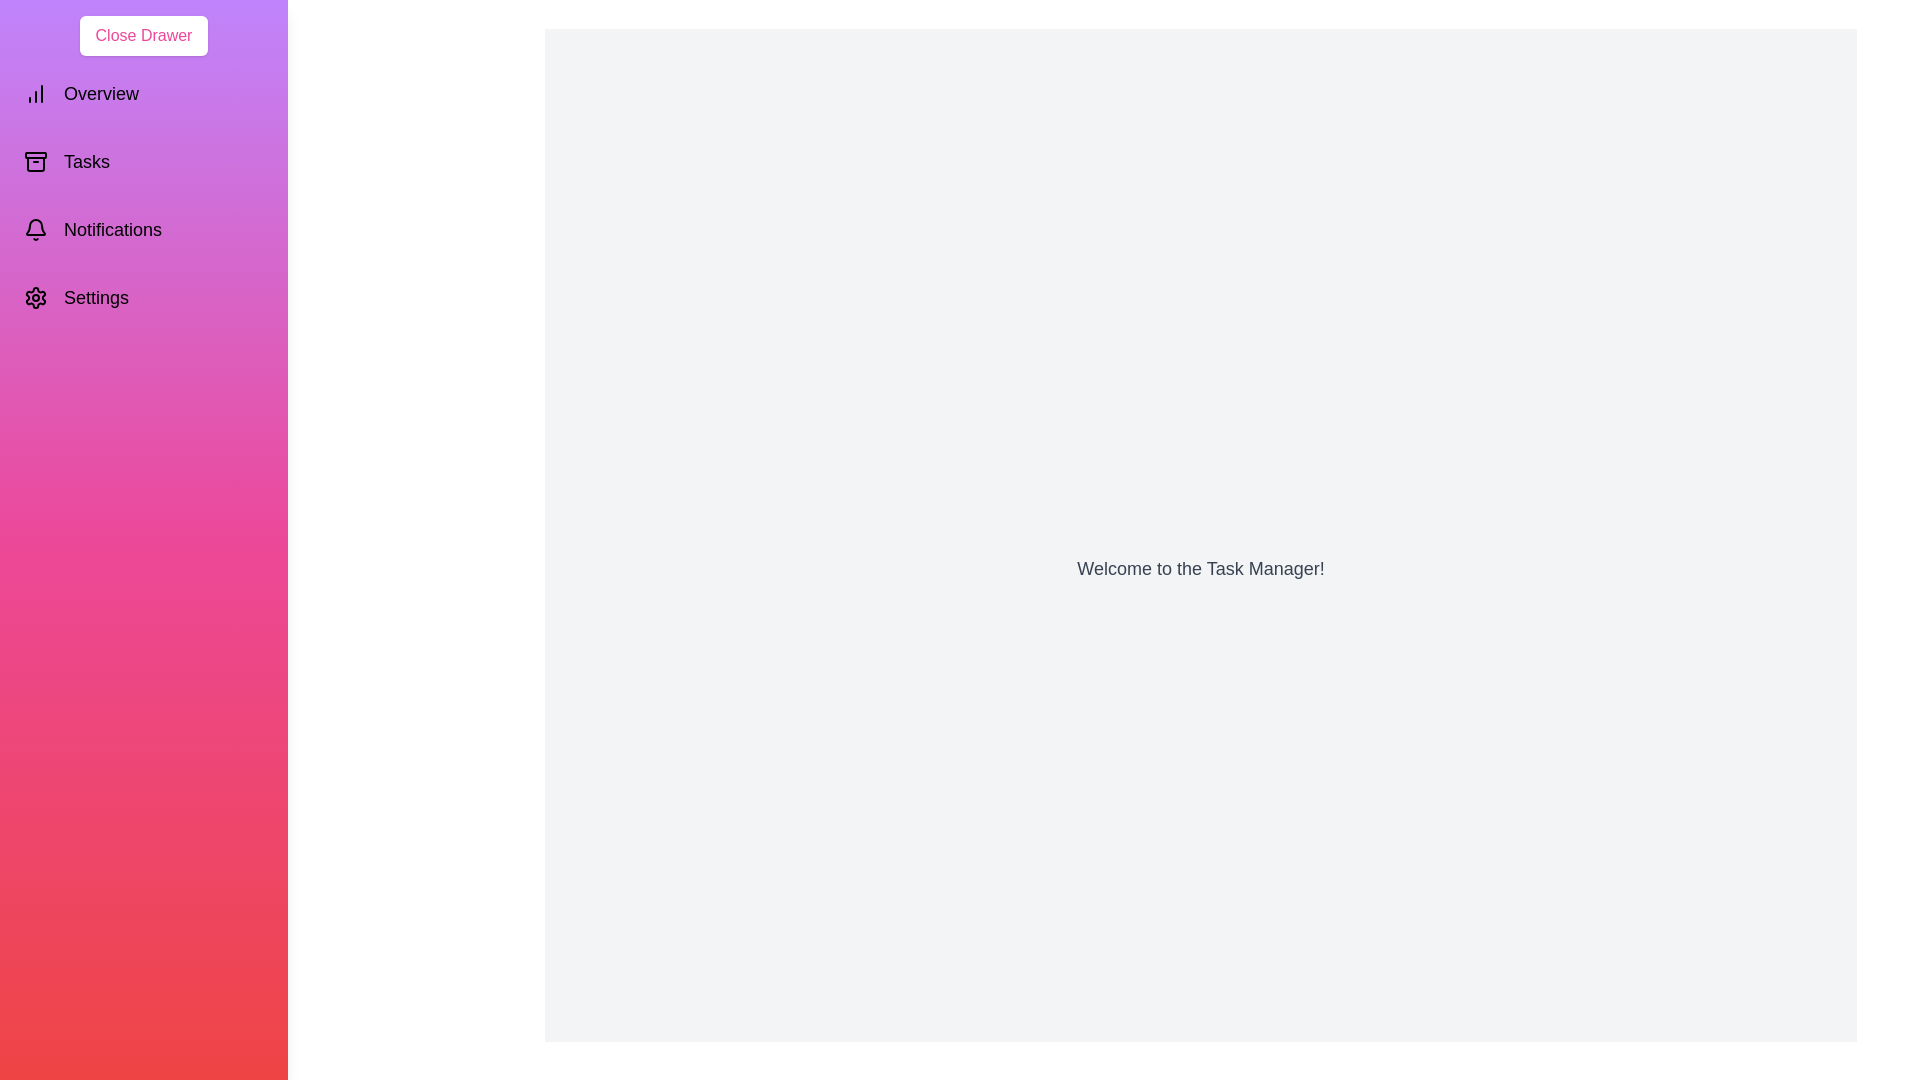  What do you see at coordinates (143, 161) in the screenshot?
I see `the 'Tasks' section in the drawer` at bounding box center [143, 161].